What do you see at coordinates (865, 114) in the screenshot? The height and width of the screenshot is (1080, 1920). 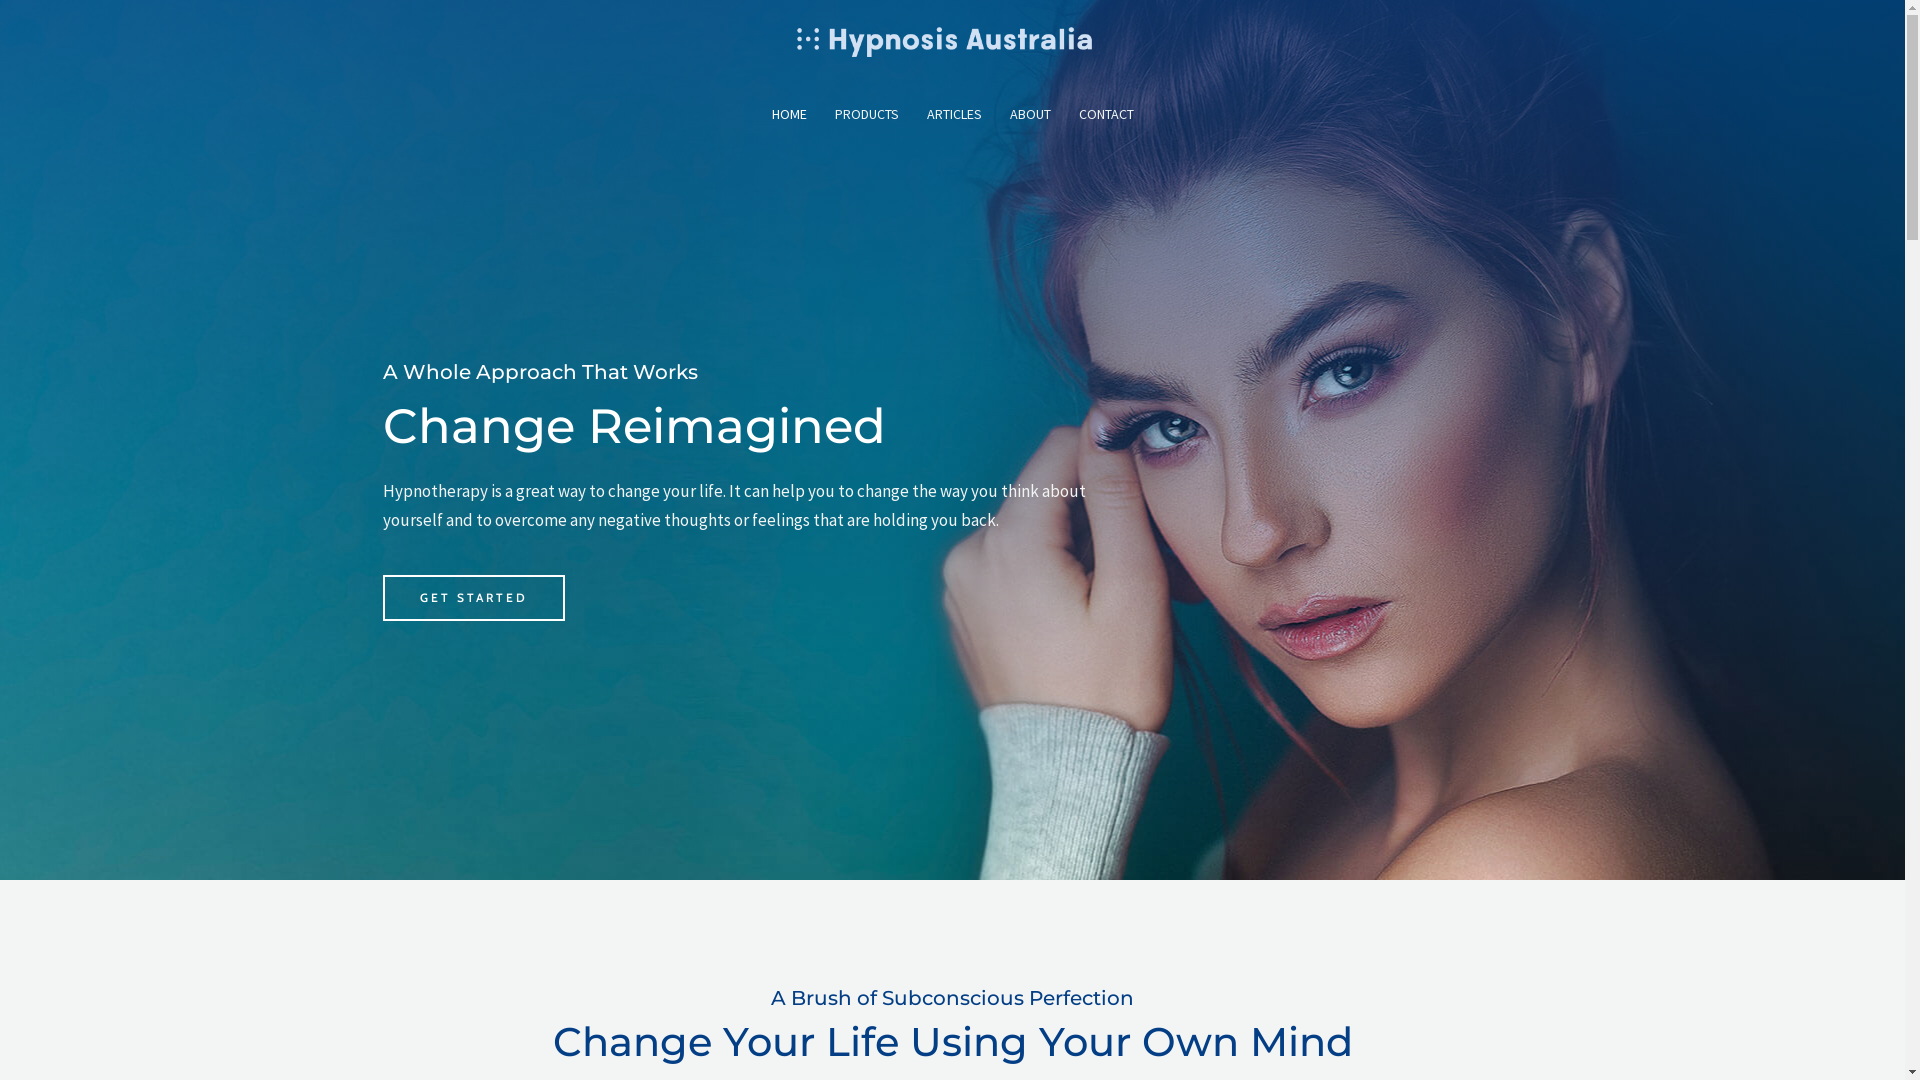 I see `'PRODUCTS'` at bounding box center [865, 114].